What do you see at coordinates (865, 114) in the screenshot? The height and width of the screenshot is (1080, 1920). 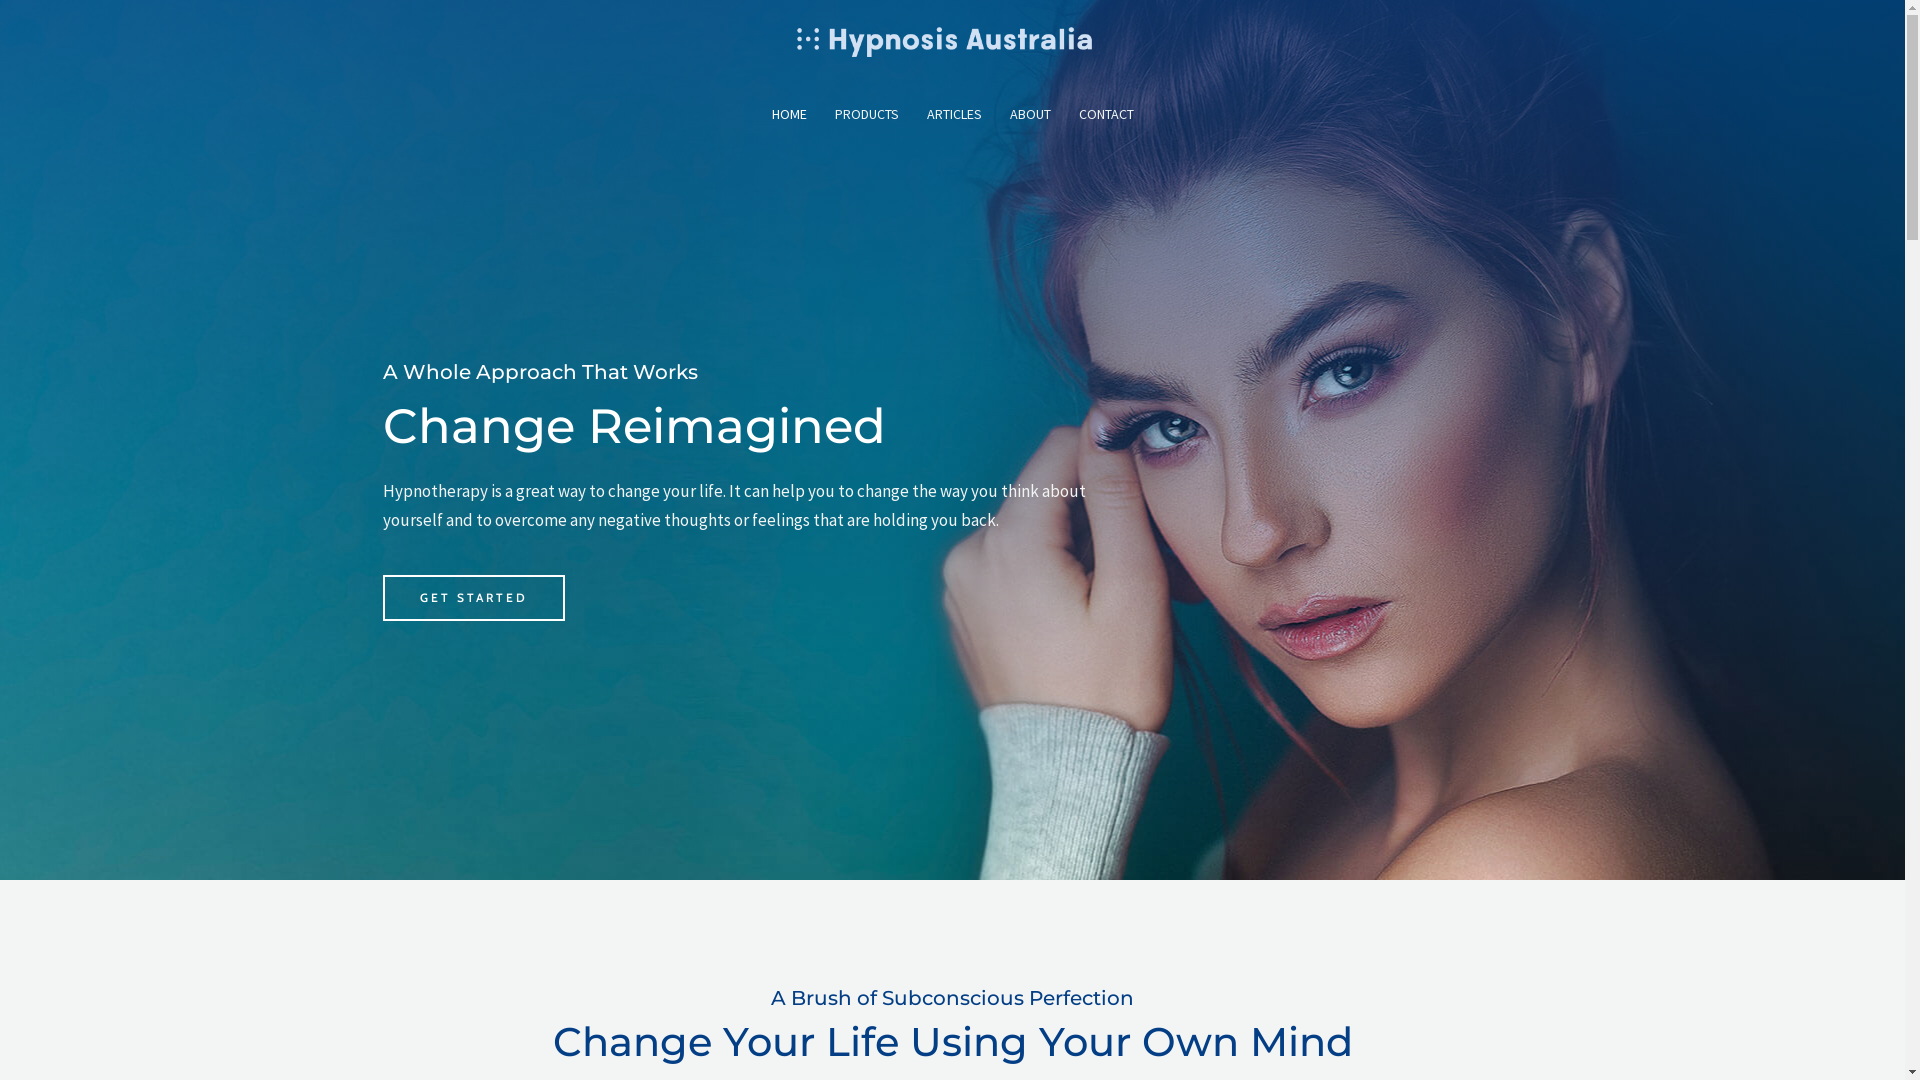 I see `'PRODUCTS'` at bounding box center [865, 114].